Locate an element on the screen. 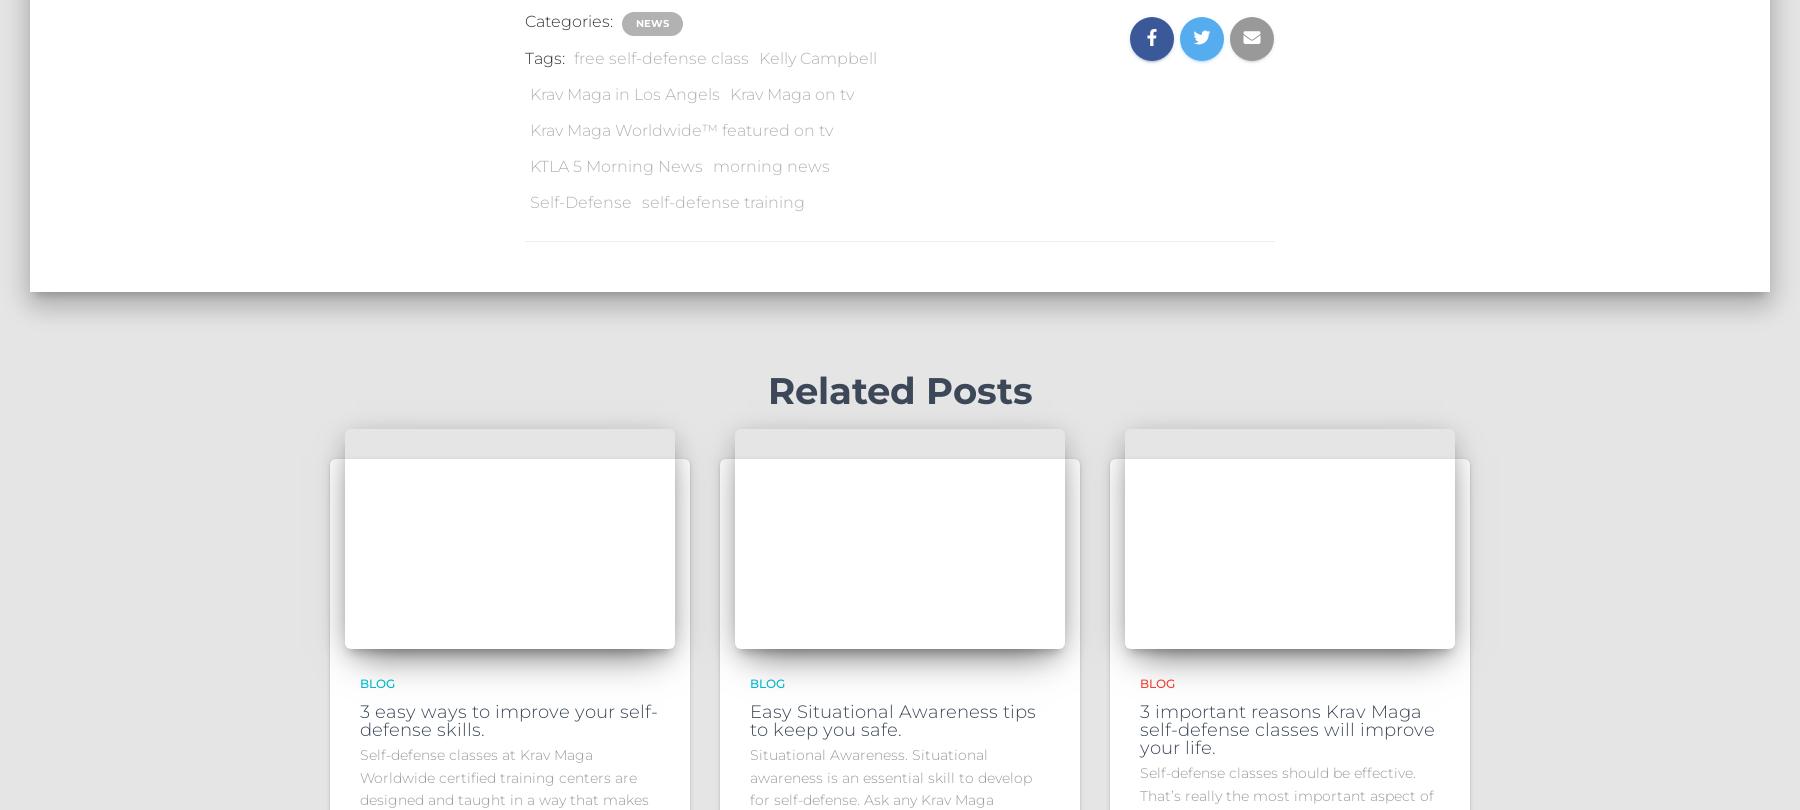 Image resolution: width=1800 pixels, height=810 pixels. 'self-defense training' is located at coordinates (722, 201).